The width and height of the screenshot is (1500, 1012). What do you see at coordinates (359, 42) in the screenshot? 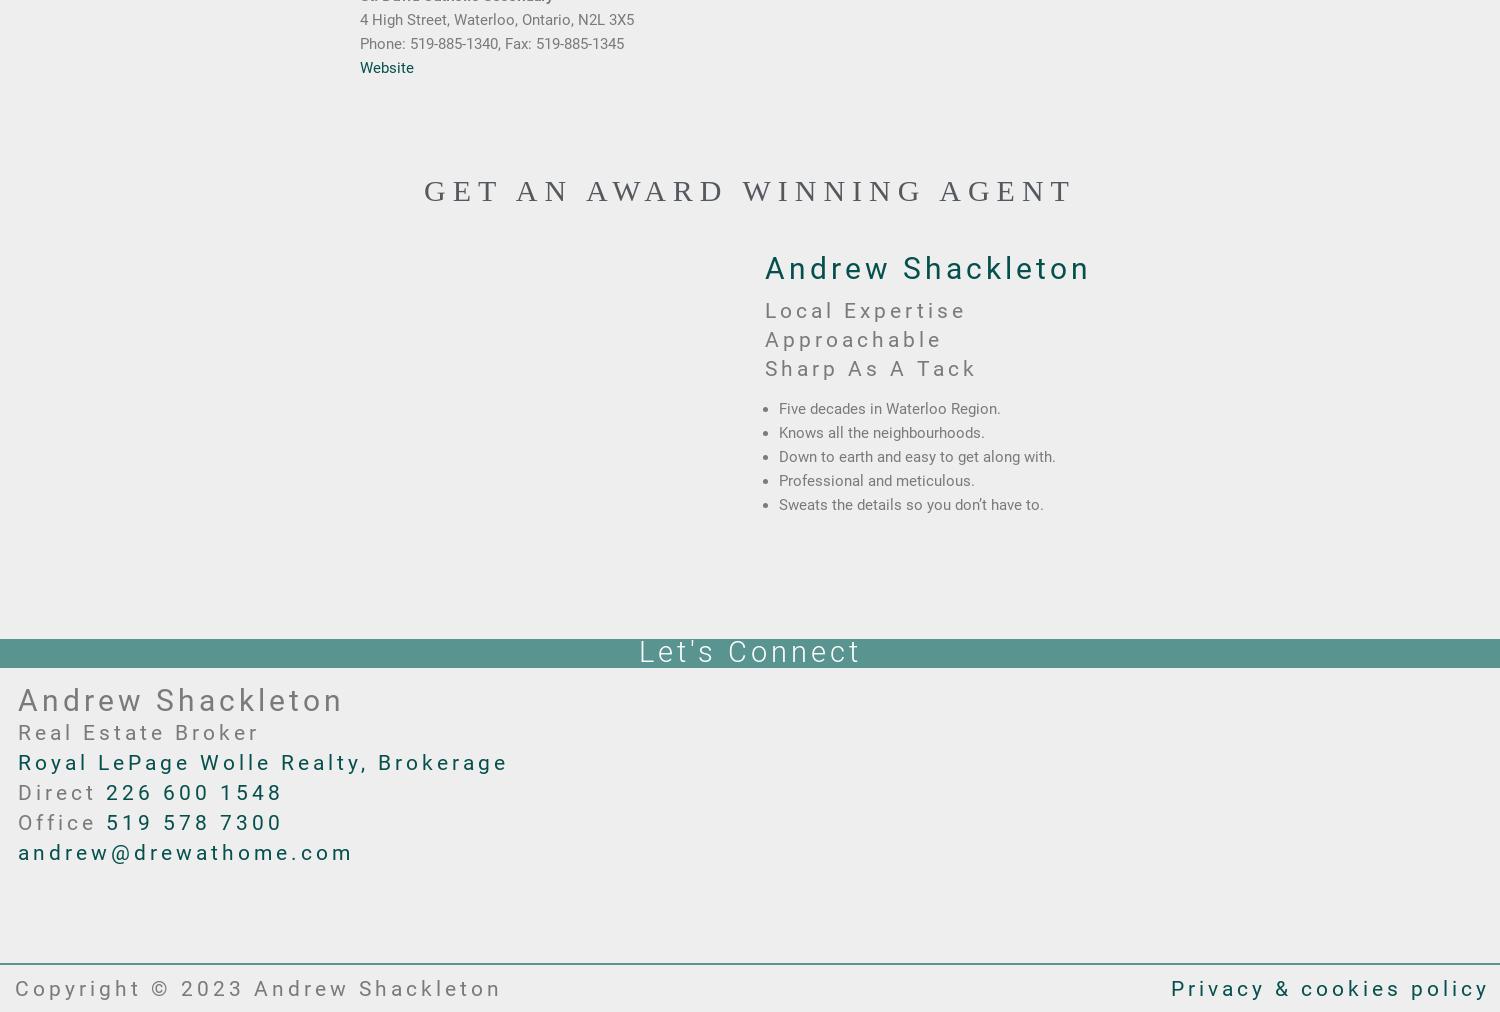
I see `'Phone: 519-885-1340, Fax: 519-885-1345'` at bounding box center [359, 42].